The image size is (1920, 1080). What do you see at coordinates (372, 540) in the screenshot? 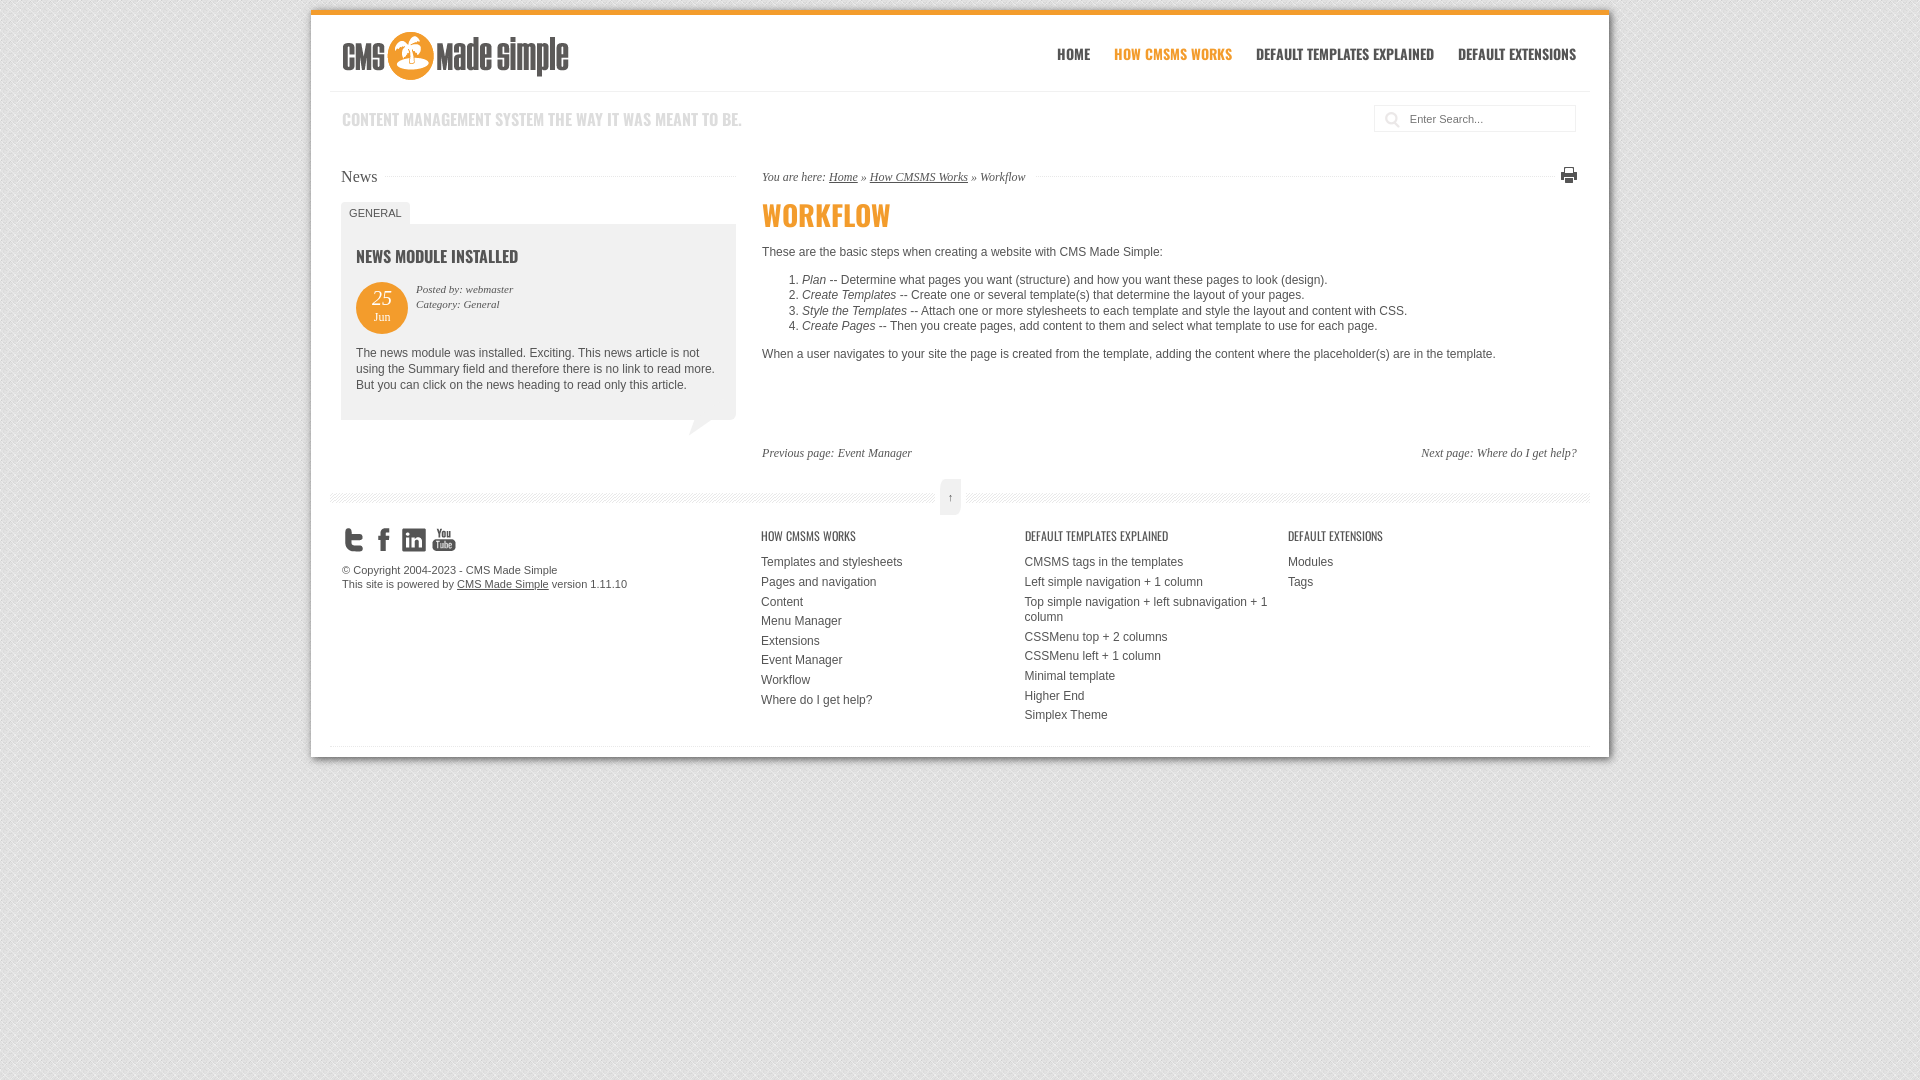
I see `'Facebook'` at bounding box center [372, 540].